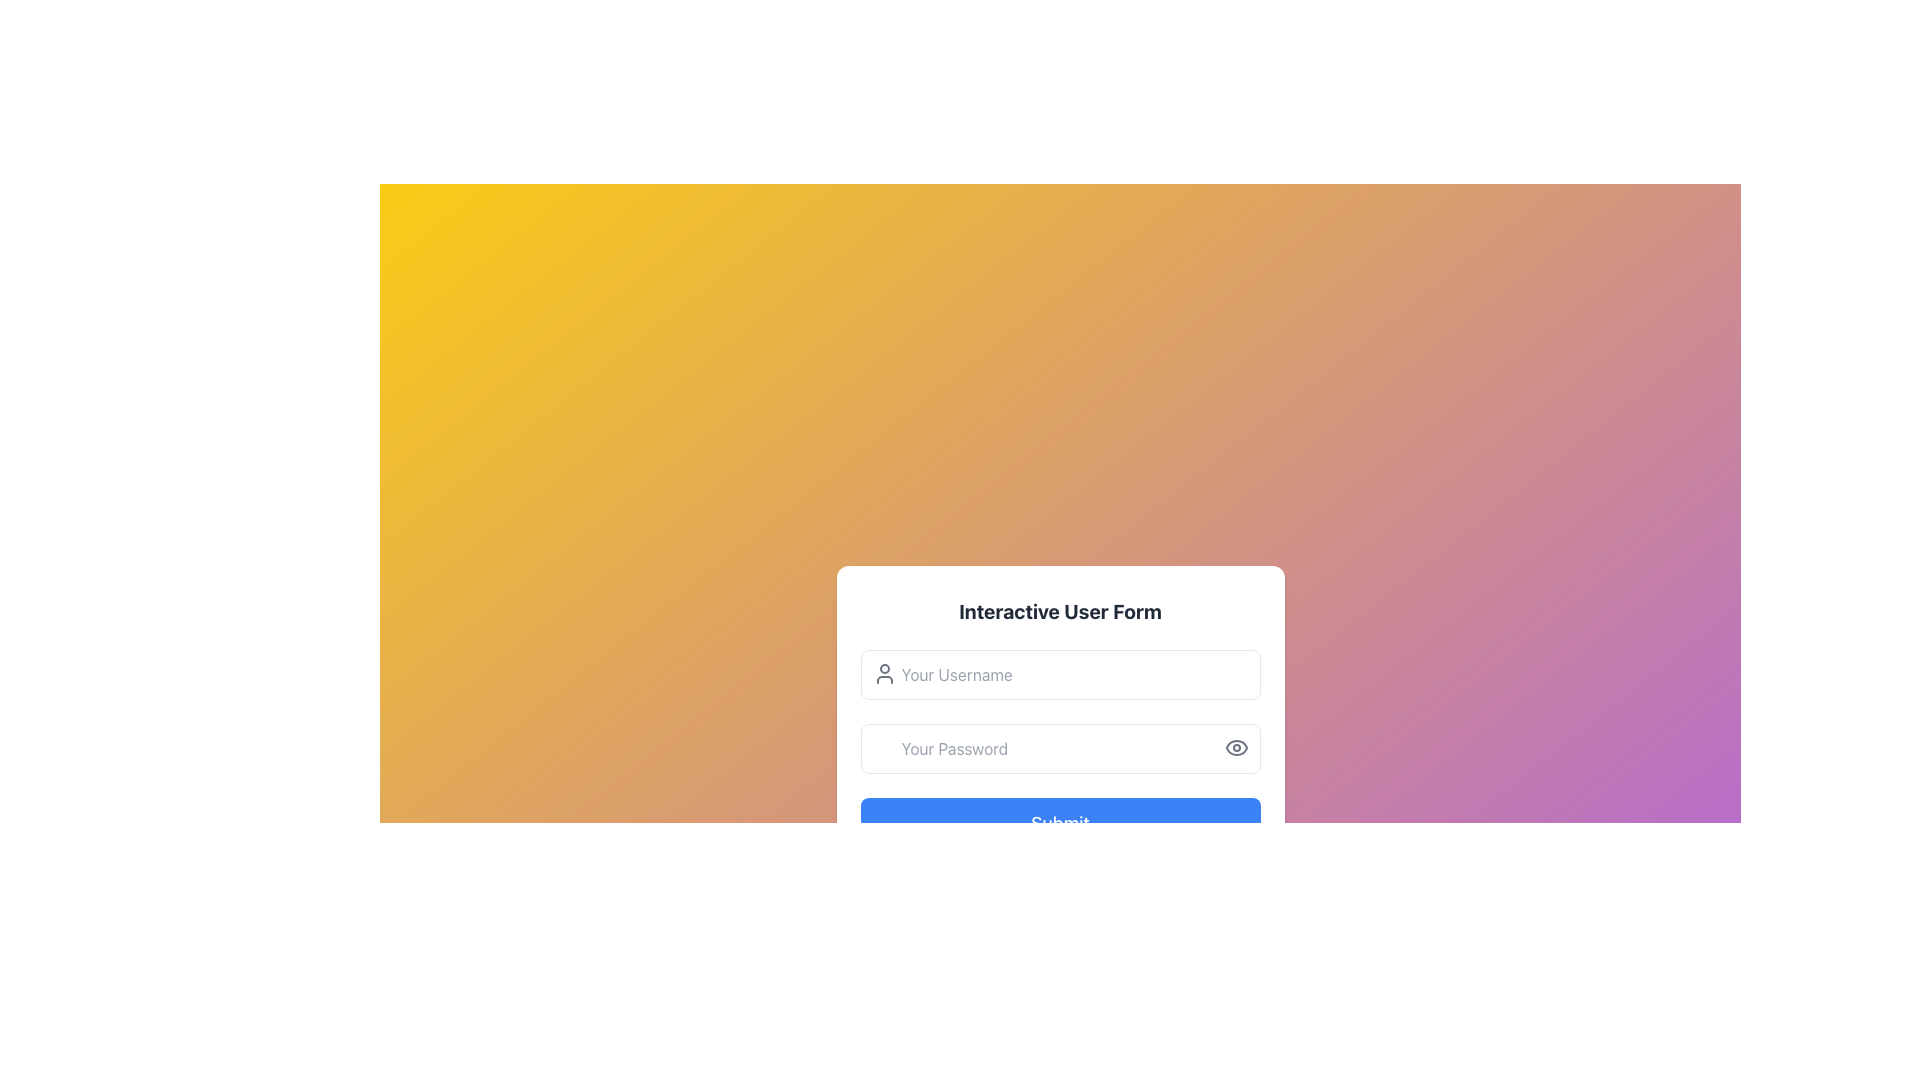  I want to click on the graphical eye icon, which is styled with thin, rounded strokes in grayscale and positioned to the left of the password input field, aligning vertically with its center, so click(1235, 748).